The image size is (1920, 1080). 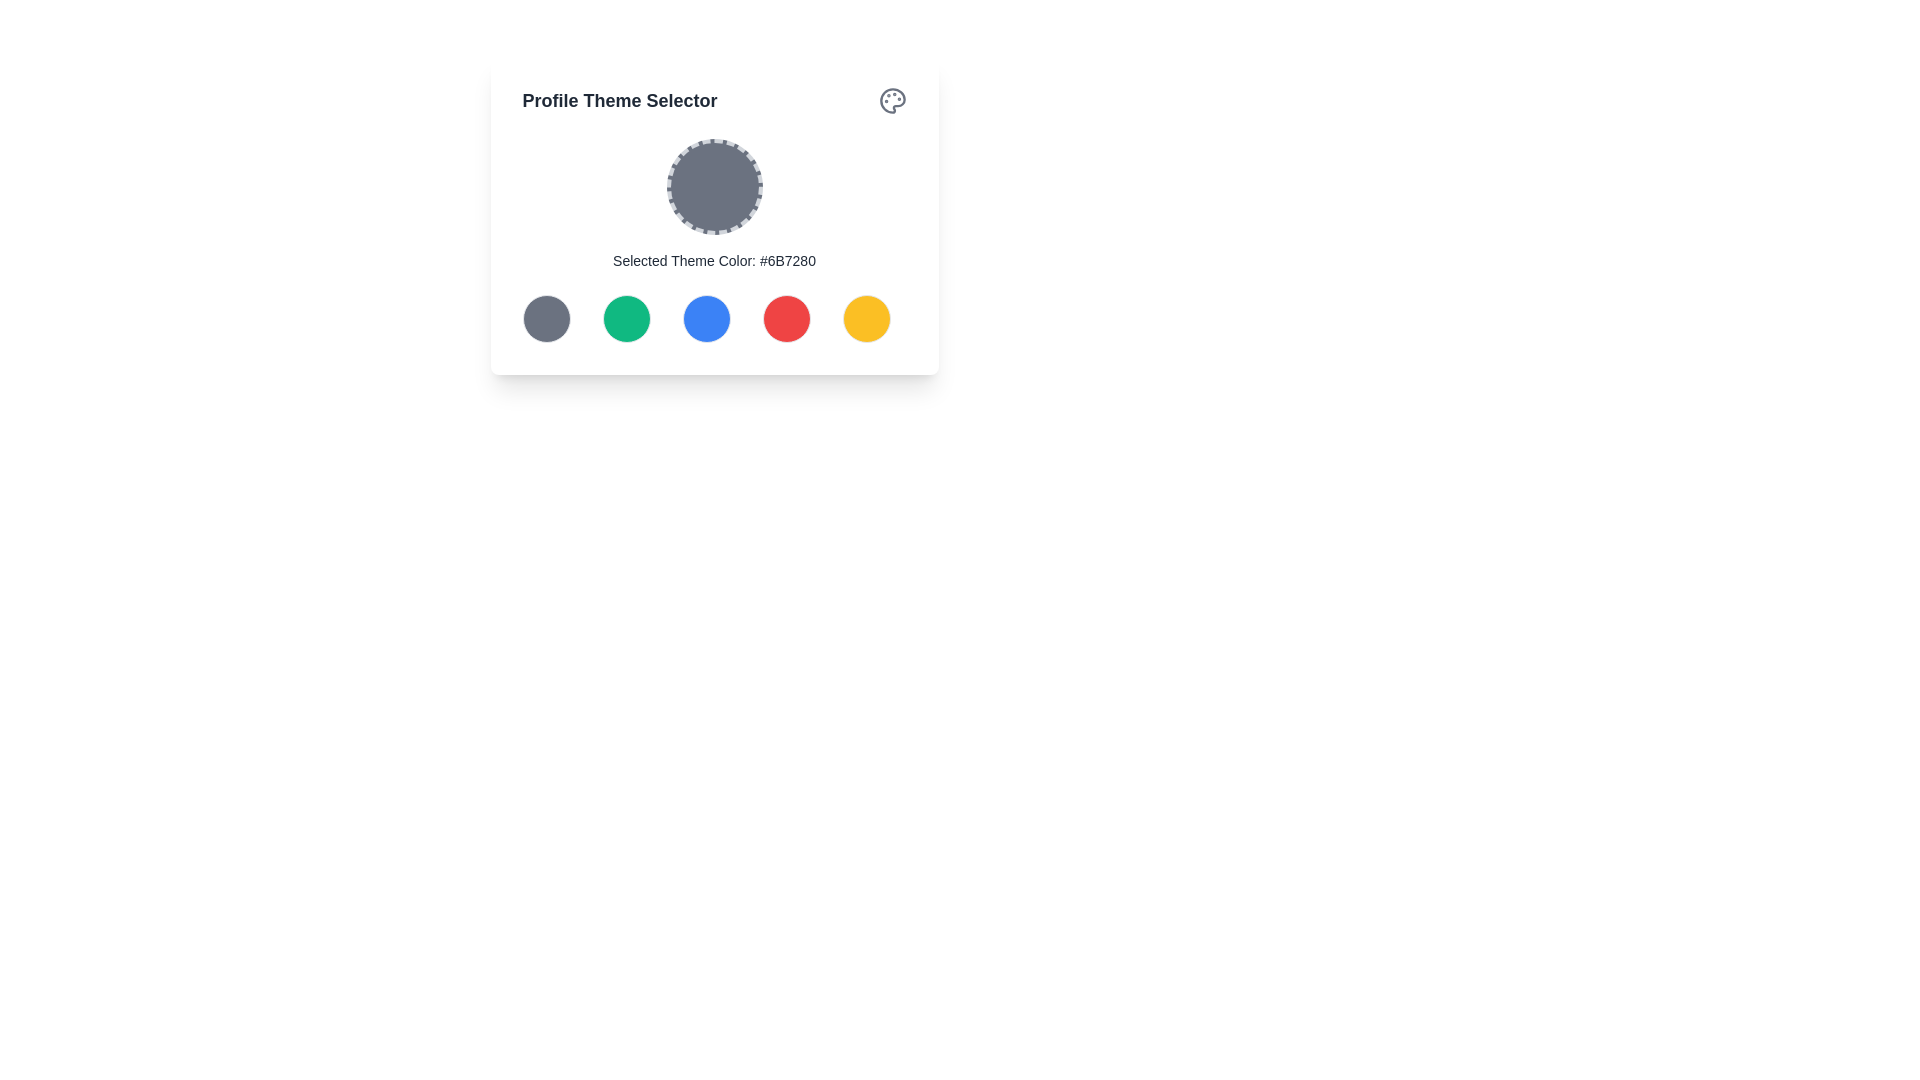 What do you see at coordinates (714, 260) in the screenshot?
I see `the text label displaying 'Selected Theme Color: #6B7280', which is positioned below the circular color preview and above the row of color options` at bounding box center [714, 260].